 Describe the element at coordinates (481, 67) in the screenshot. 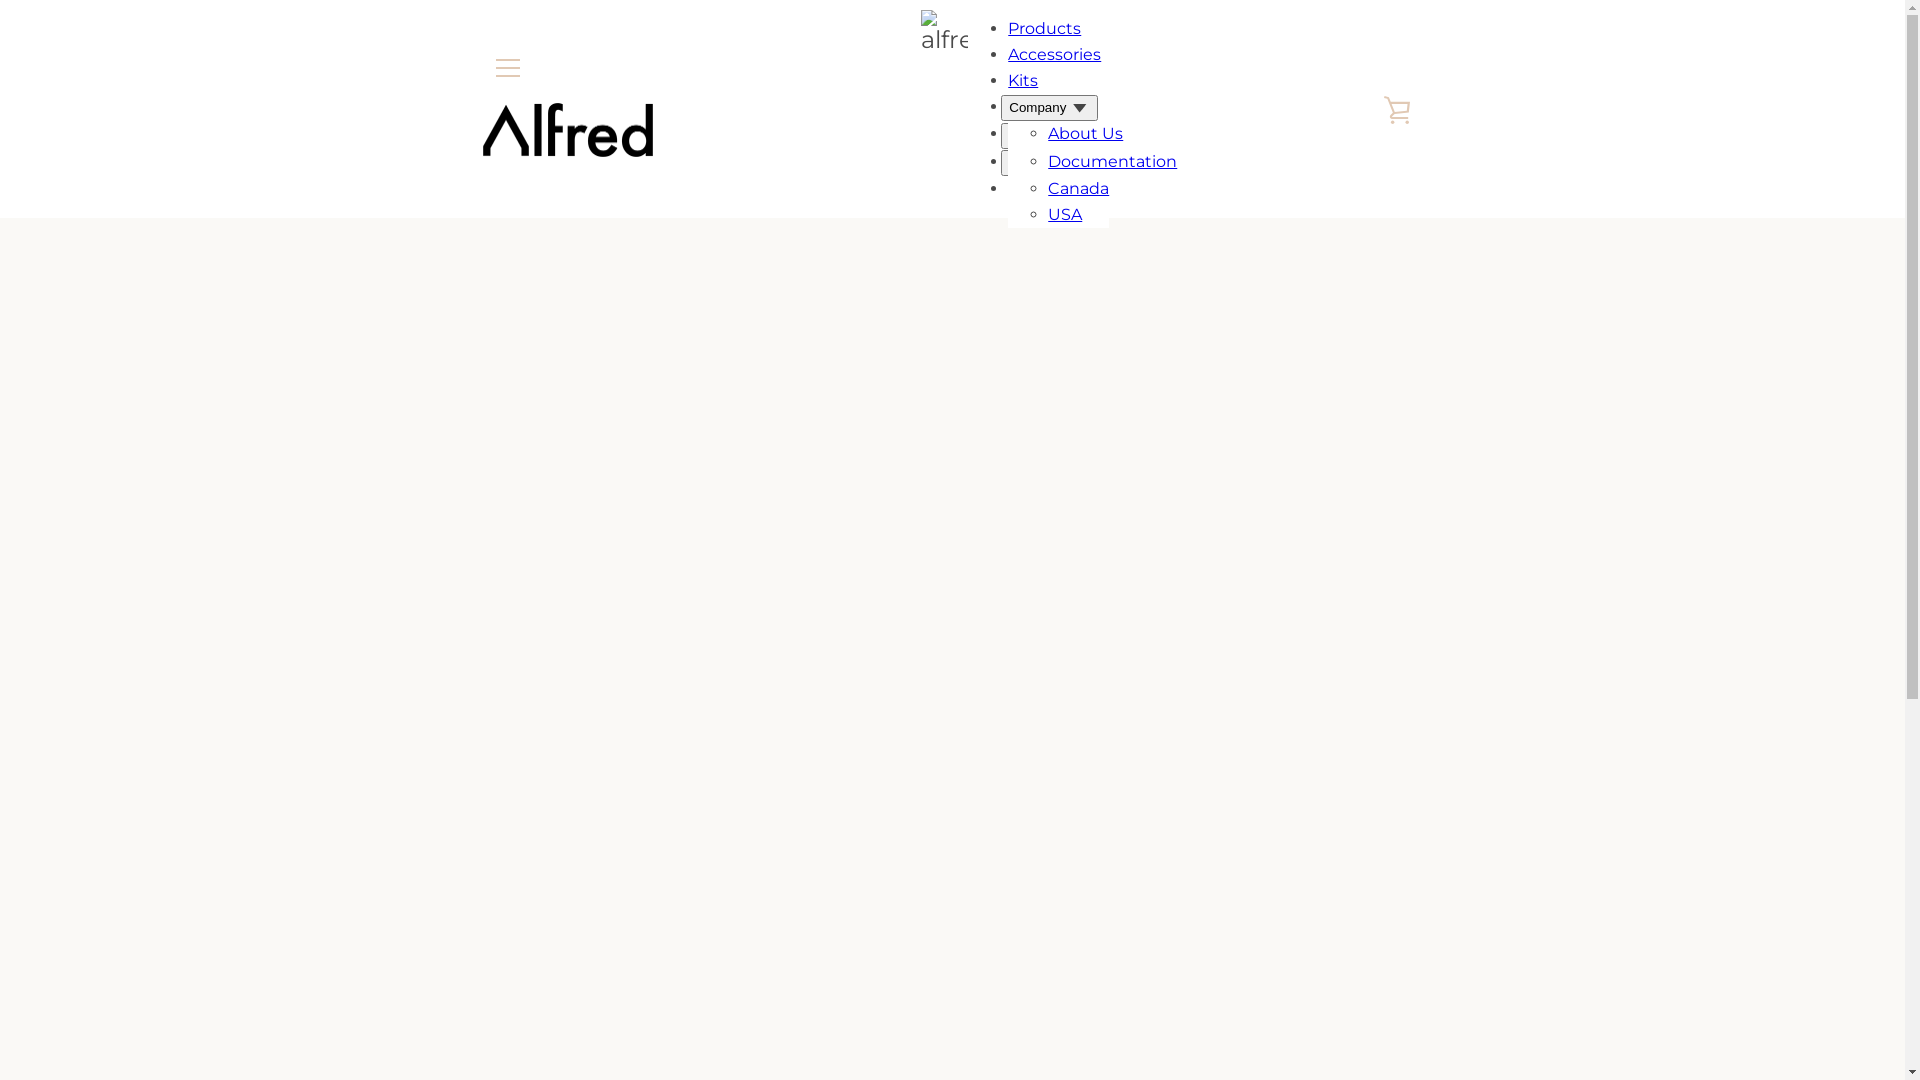

I see `'EXPAND NAVIGATION'` at that location.